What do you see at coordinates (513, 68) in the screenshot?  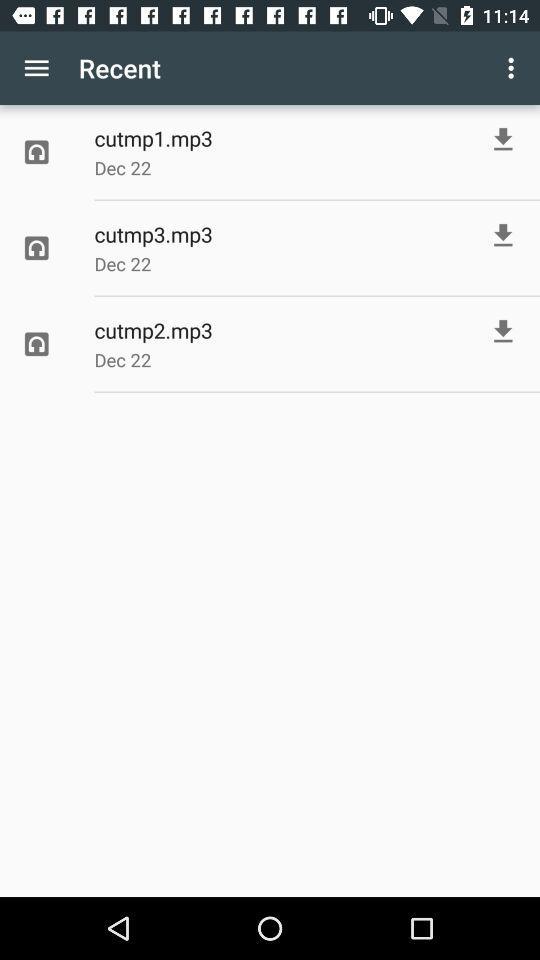 I see `the item to the right of recent item` at bounding box center [513, 68].